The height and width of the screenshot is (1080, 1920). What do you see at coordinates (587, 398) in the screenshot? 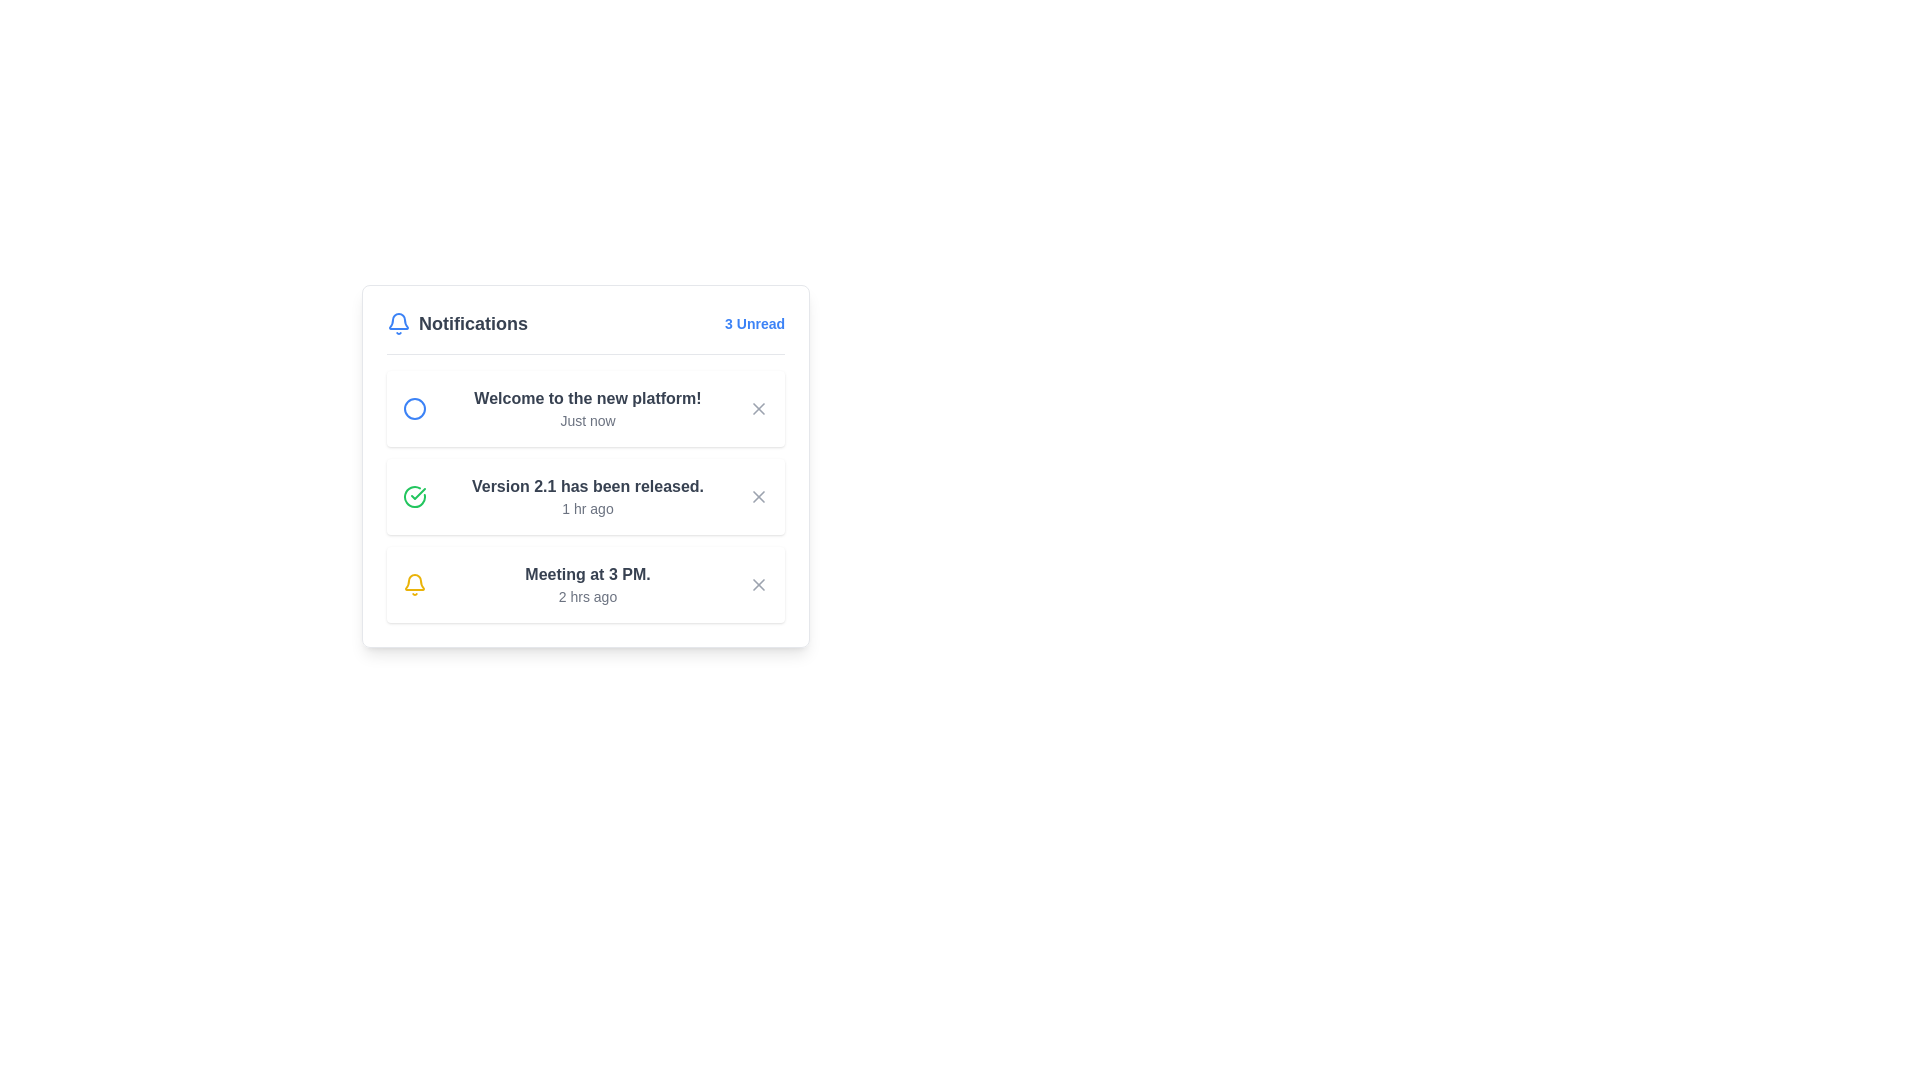
I see `the static text element that says 'Welcome to the new platform!' which is prominently displayed at the top of the notification card in the notifications panel` at bounding box center [587, 398].